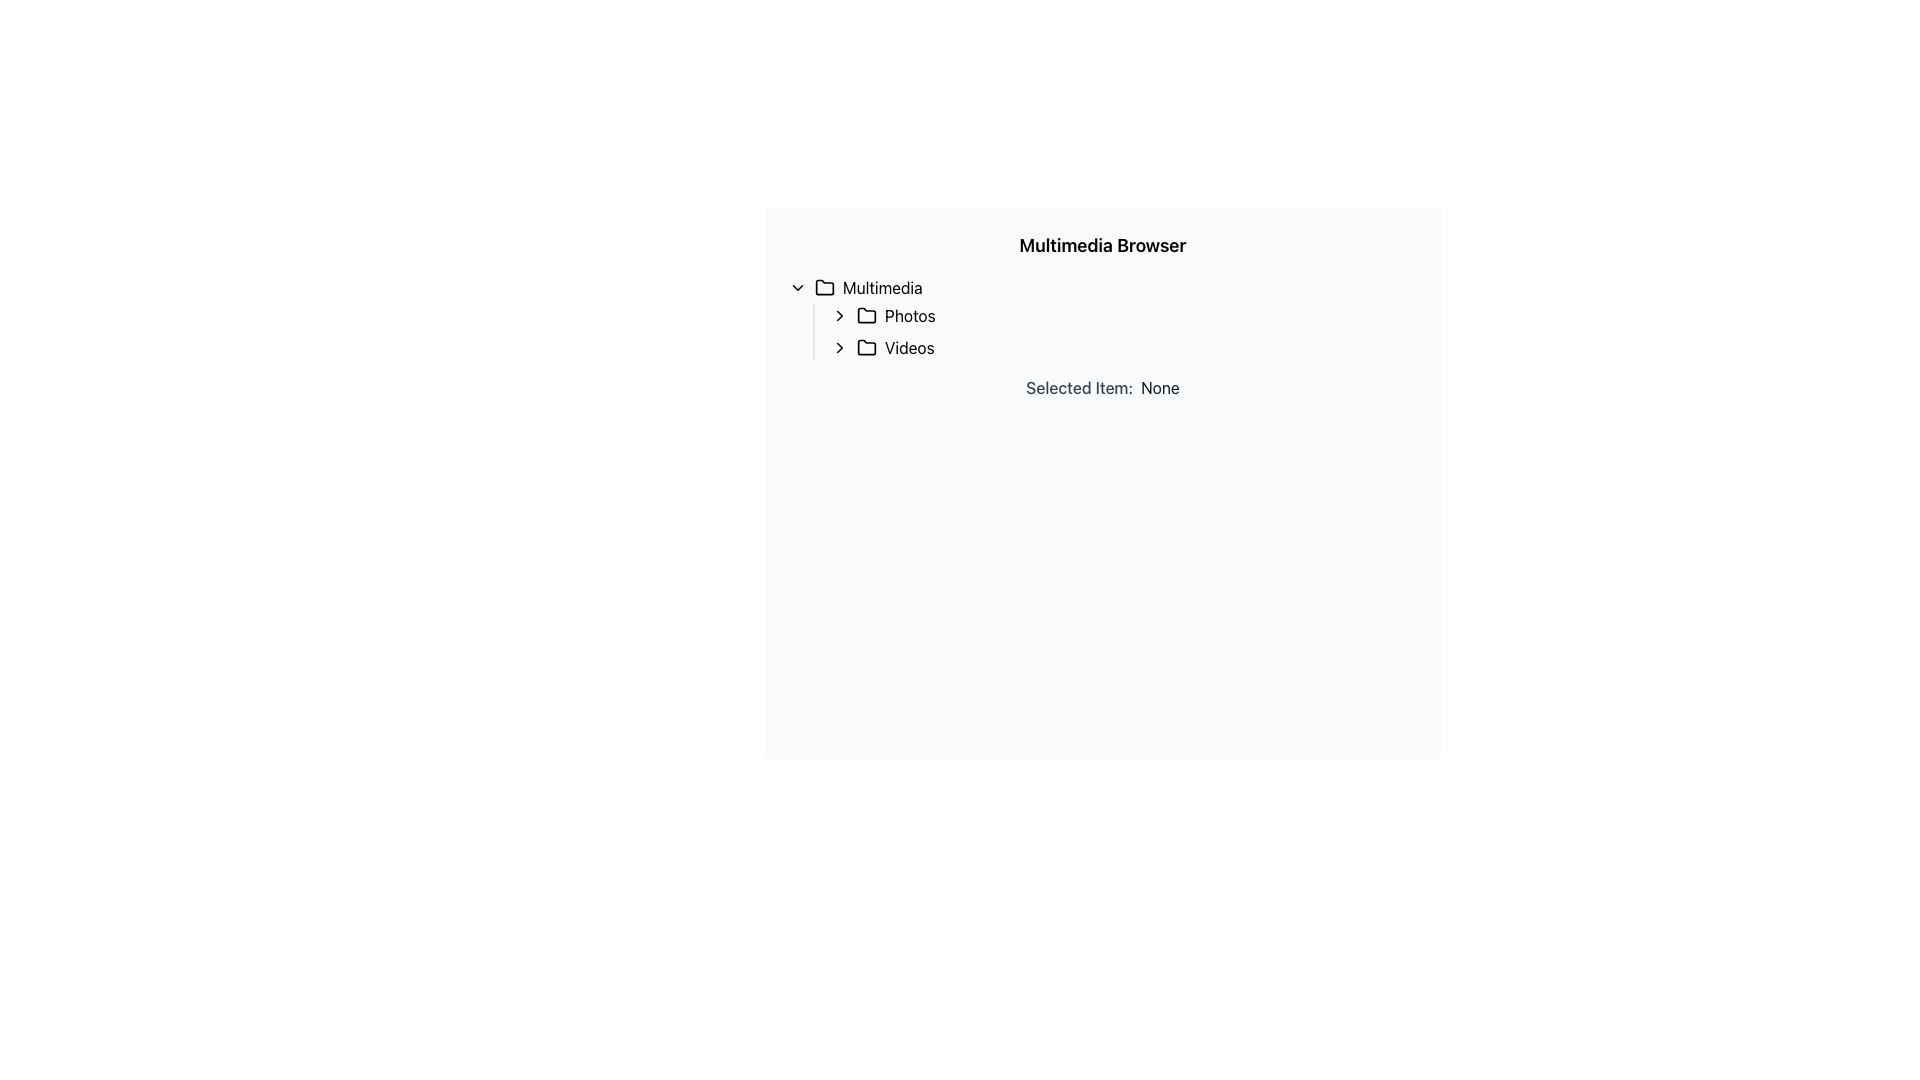 This screenshot has width=1920, height=1080. I want to click on the folder icon located adjacent to the 'Multimedia' label, characterized by its thick-stroke outline and rounded top edge, so click(825, 288).